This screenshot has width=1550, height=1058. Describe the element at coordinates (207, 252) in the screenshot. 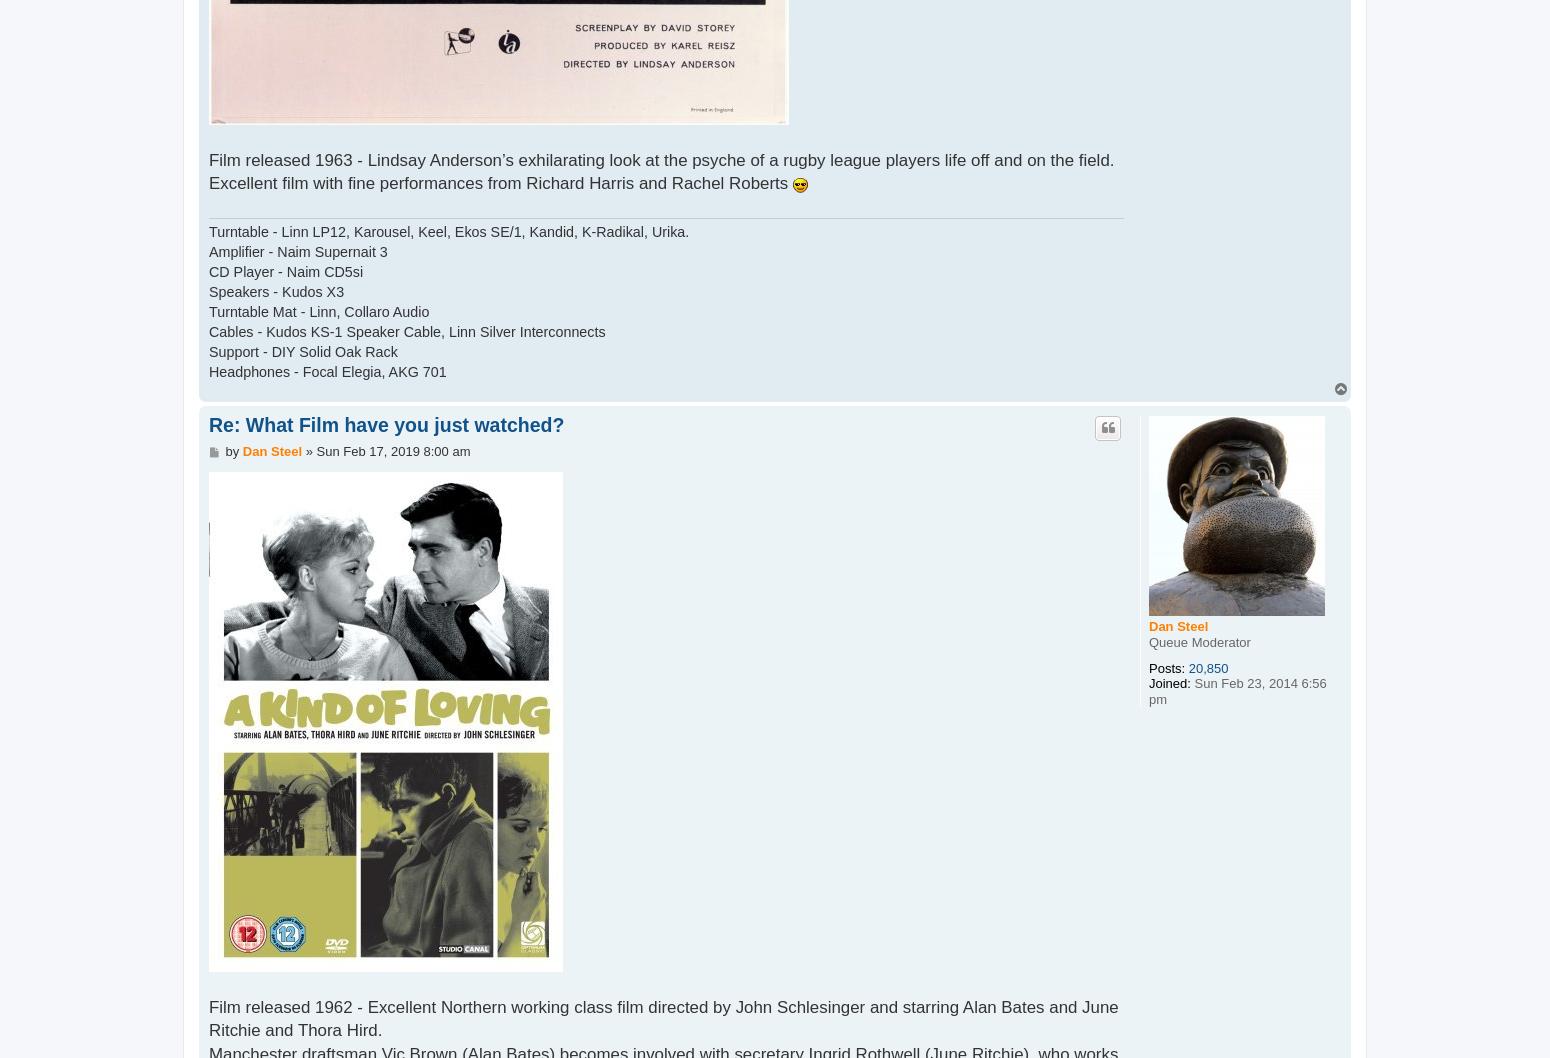

I see `'Amplifier - Naim Supernait 3'` at that location.